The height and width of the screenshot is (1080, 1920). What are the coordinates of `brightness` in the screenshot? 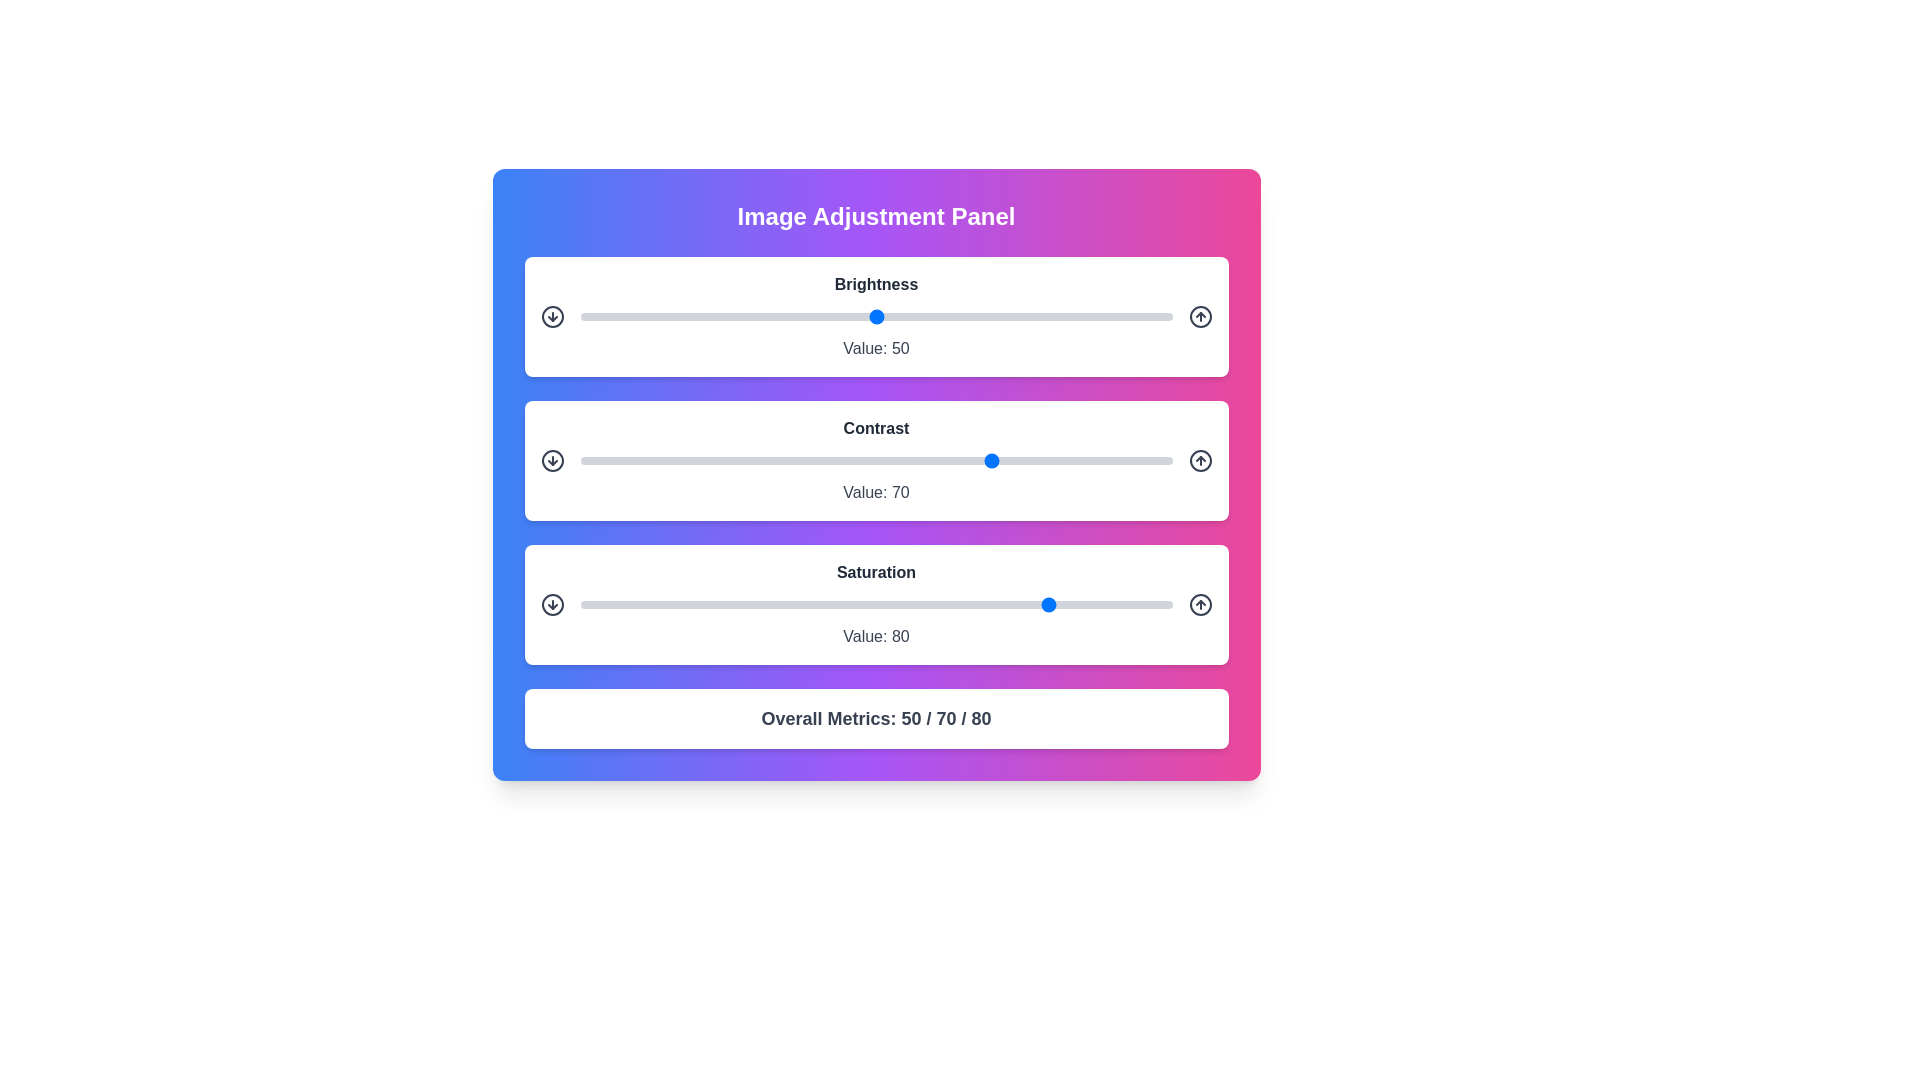 It's located at (893, 315).